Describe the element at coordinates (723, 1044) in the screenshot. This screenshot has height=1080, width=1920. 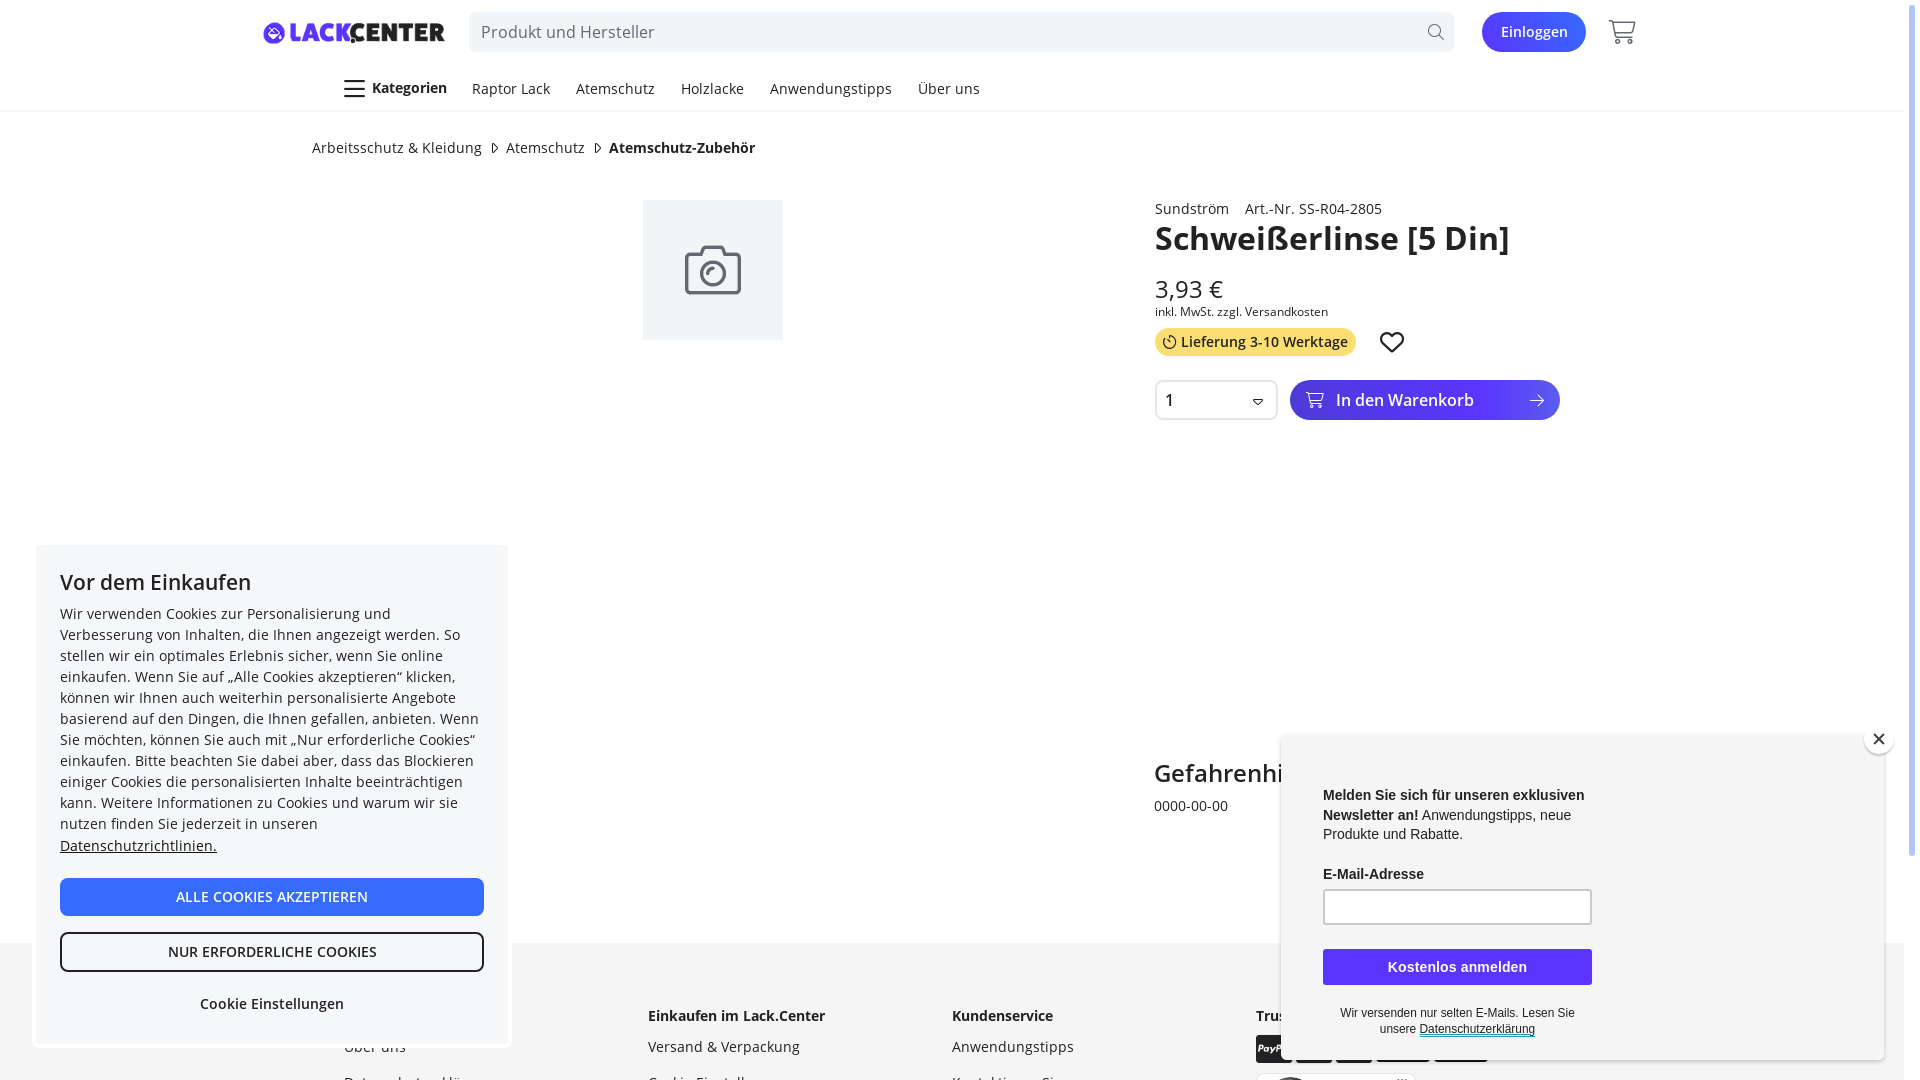
I see `'Versand & Verpackung'` at that location.